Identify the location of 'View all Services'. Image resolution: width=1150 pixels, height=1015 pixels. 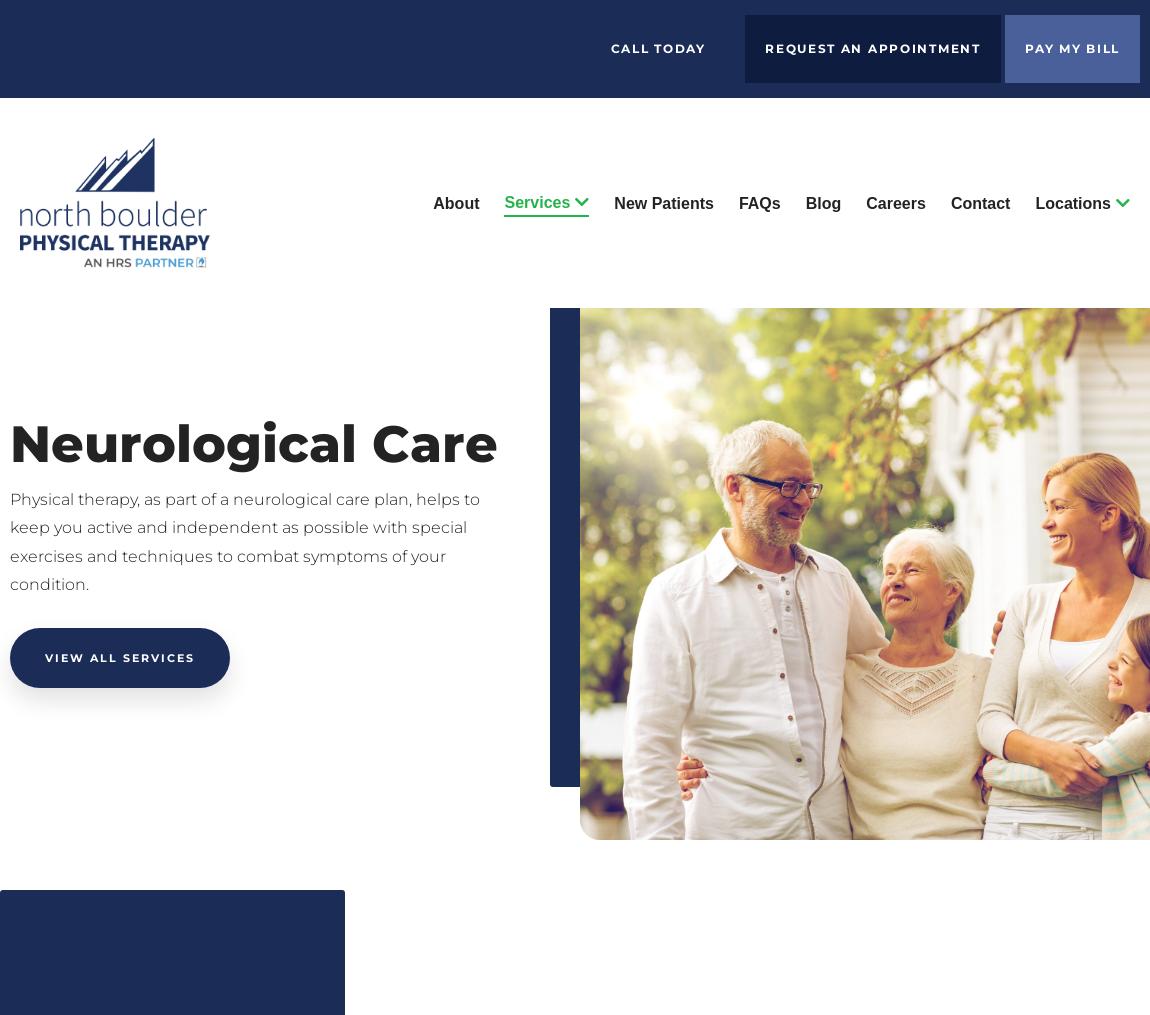
(118, 657).